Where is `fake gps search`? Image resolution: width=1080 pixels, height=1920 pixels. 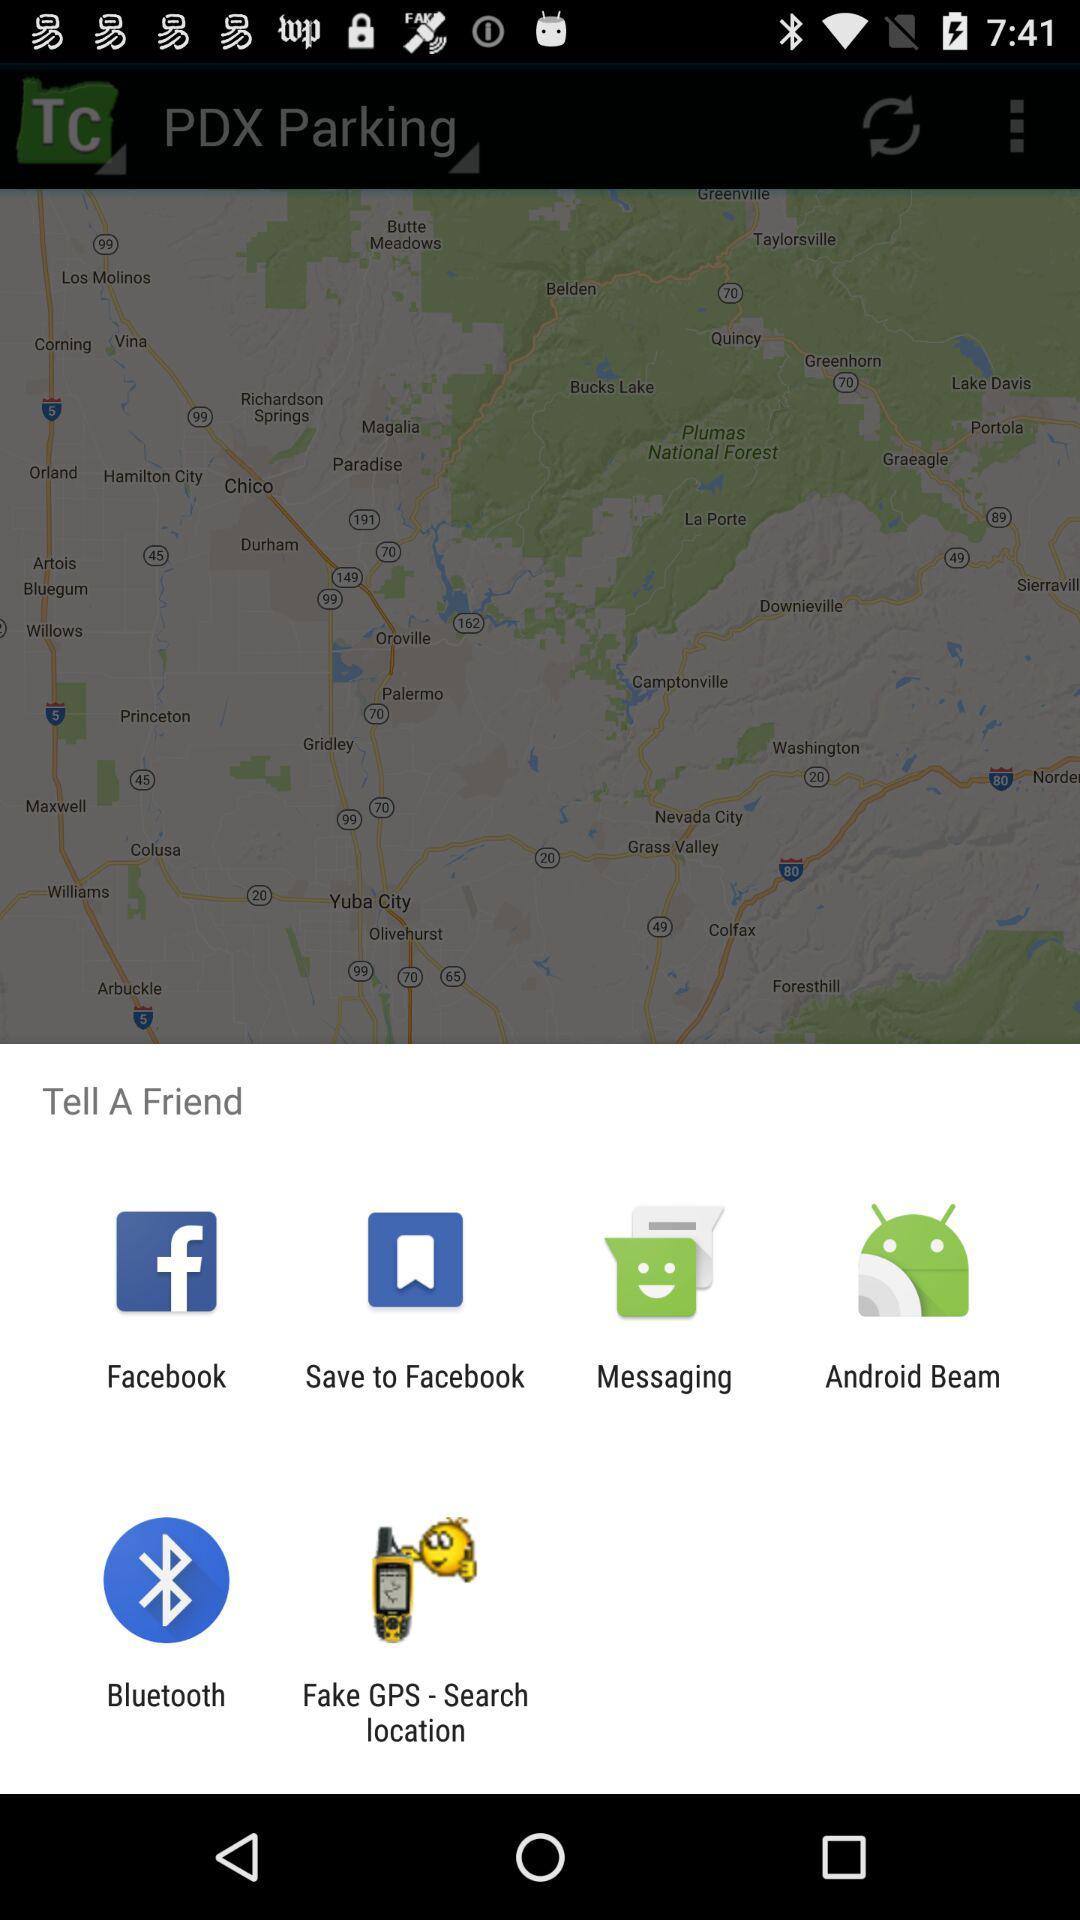 fake gps search is located at coordinates (414, 1711).